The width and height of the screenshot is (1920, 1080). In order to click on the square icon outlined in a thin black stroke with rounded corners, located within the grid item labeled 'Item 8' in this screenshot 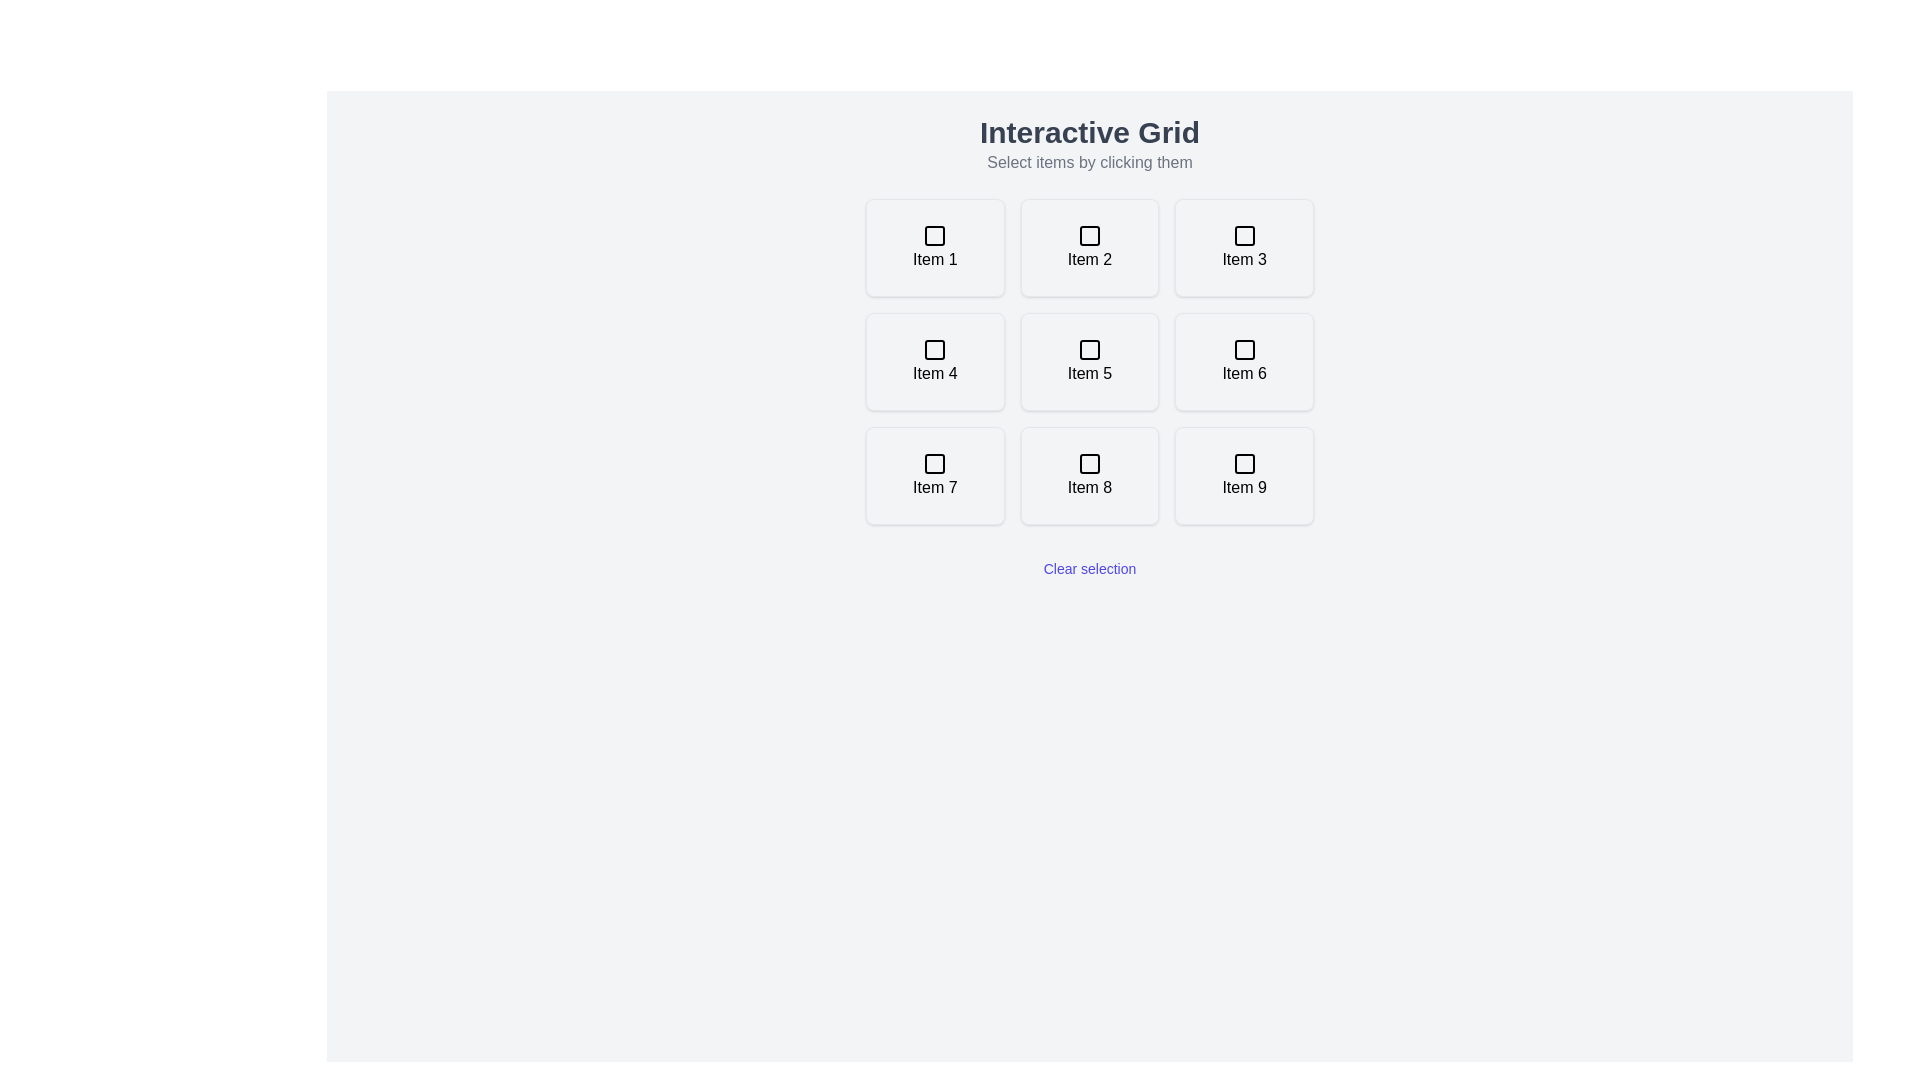, I will do `click(1088, 463)`.